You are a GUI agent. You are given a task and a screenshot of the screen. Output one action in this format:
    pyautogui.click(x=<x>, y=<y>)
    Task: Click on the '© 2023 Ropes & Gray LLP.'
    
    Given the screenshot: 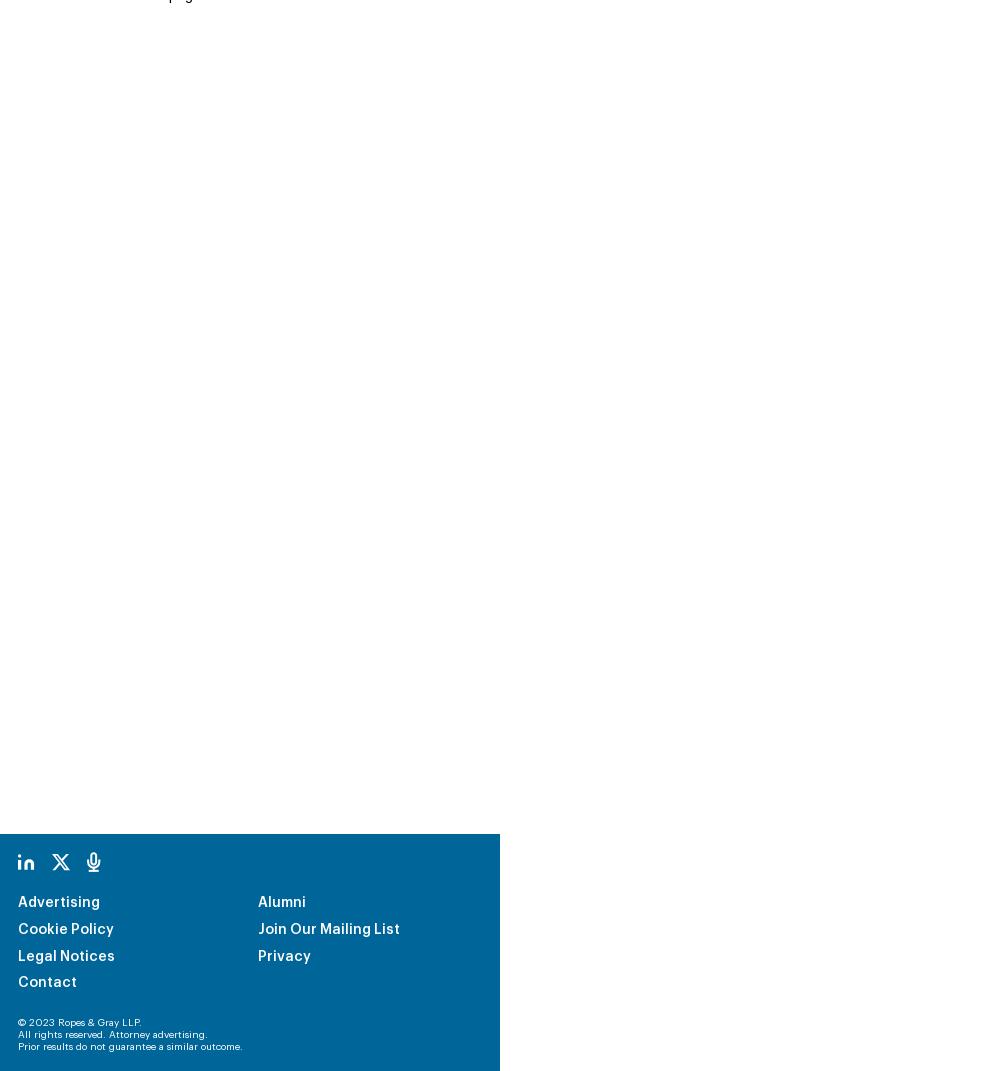 What is the action you would take?
    pyautogui.click(x=79, y=889)
    